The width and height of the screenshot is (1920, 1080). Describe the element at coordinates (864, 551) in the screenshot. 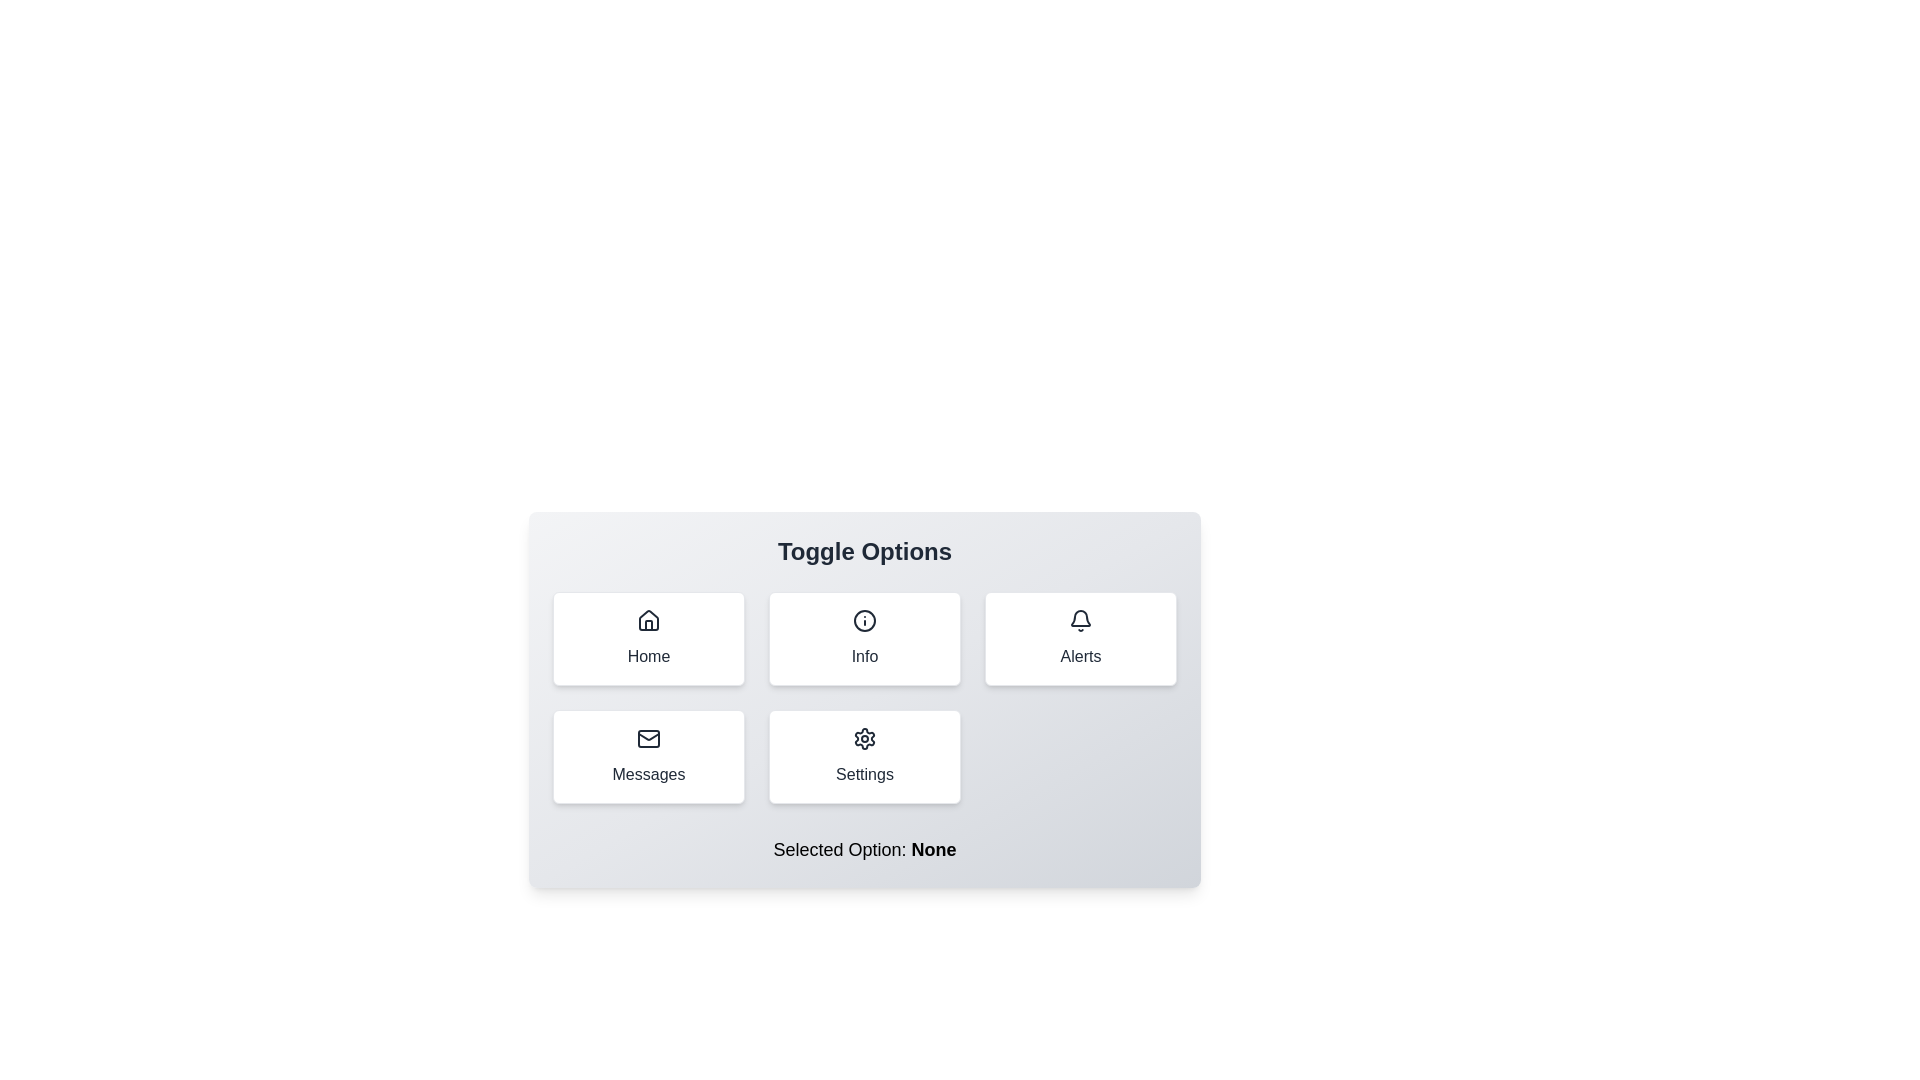

I see `the Static Text element that serves as a title for the section, positioned centrally above the options labeled 'Home', 'Info', 'Alerts', etc` at that location.